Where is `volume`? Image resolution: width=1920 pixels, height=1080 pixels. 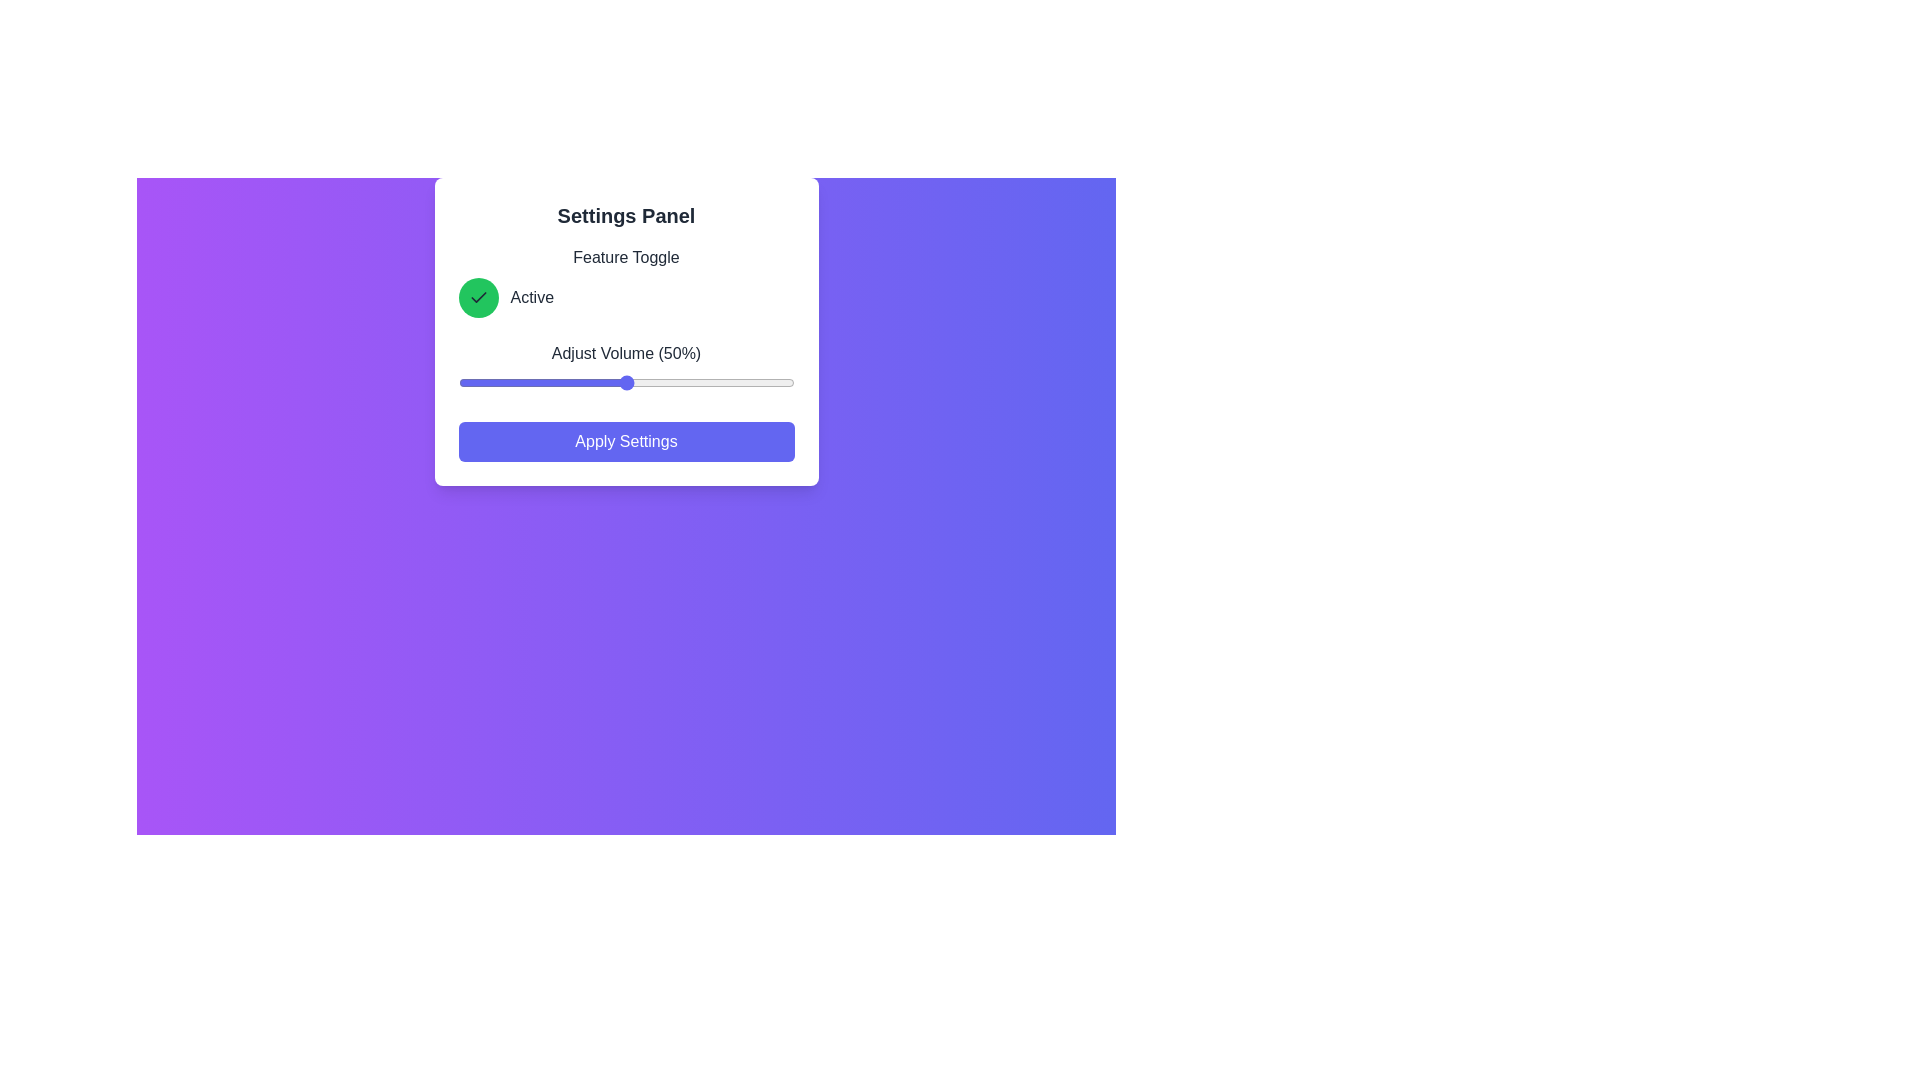
volume is located at coordinates (756, 382).